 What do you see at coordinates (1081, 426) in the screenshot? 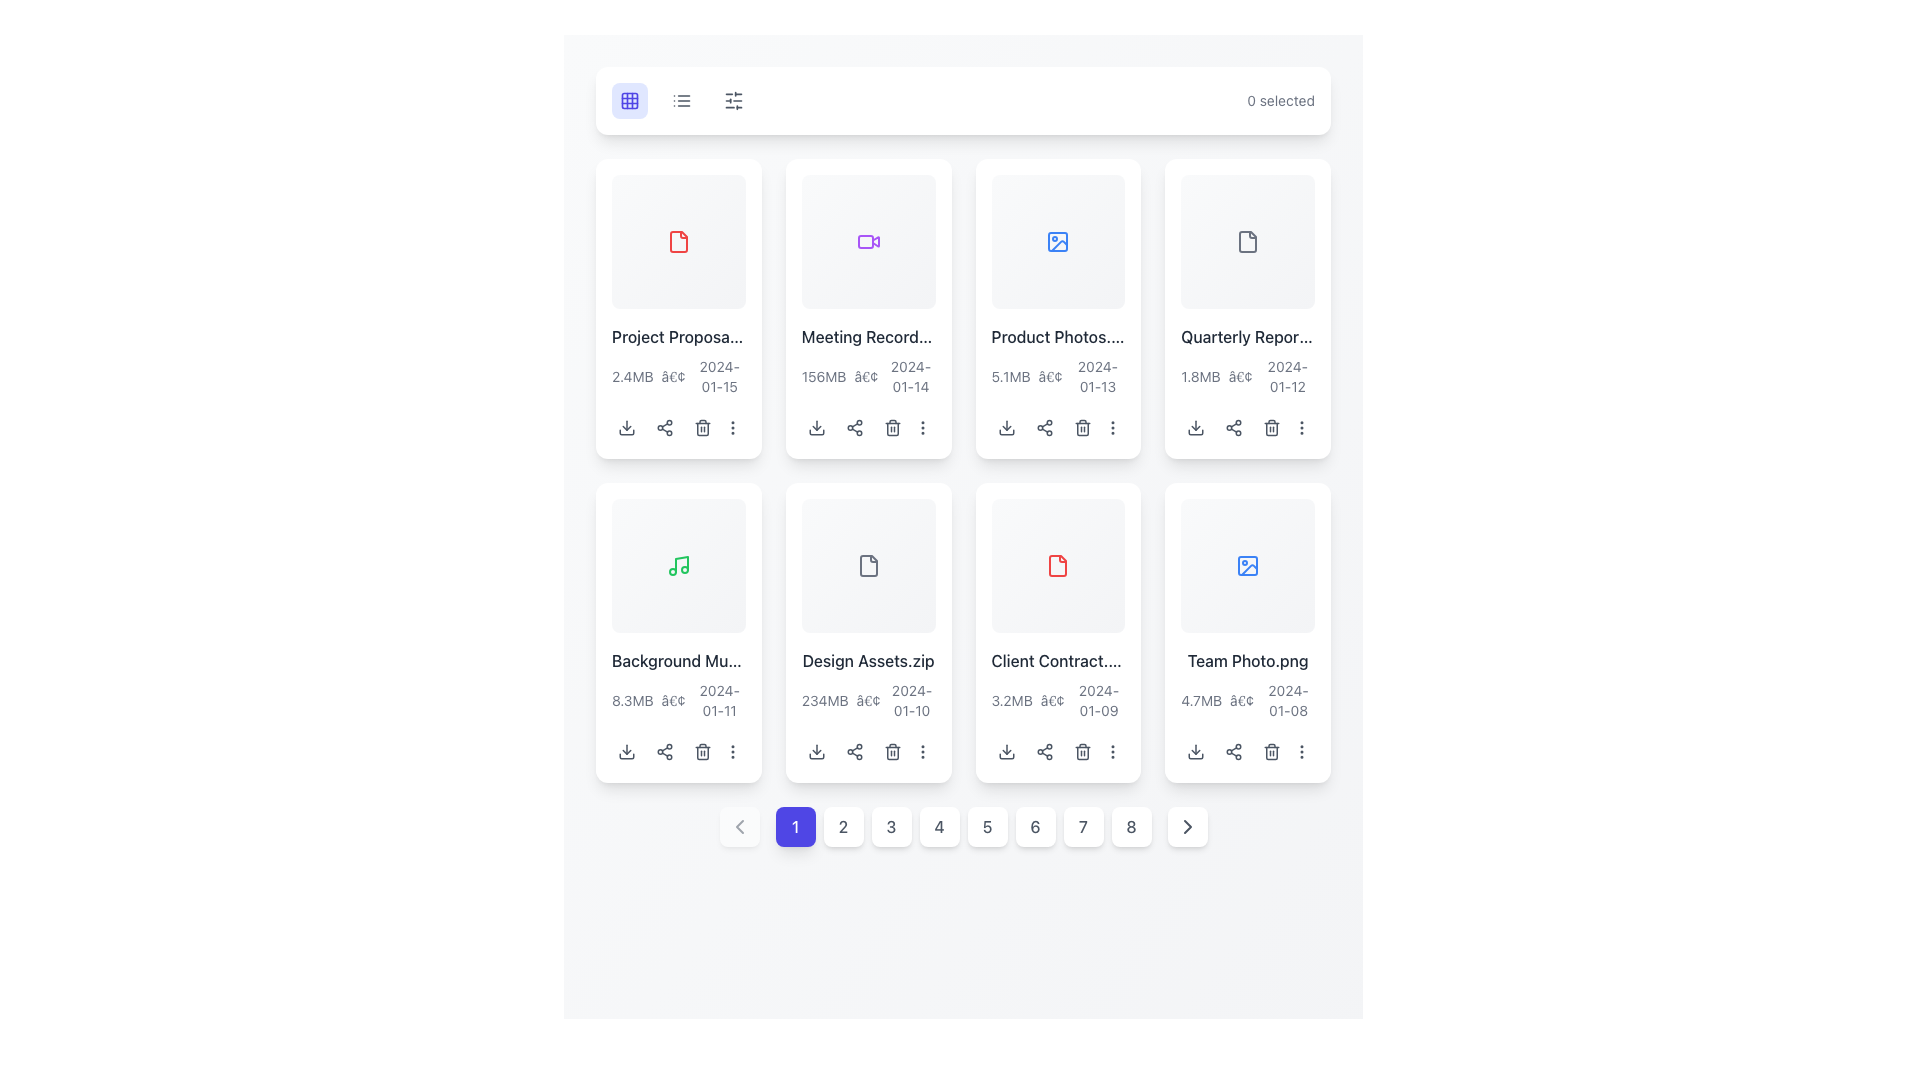
I see `the trash bin icon button located in the third card of the top row, positioned between the 'share' icon and the 'more actions' icon` at bounding box center [1081, 426].